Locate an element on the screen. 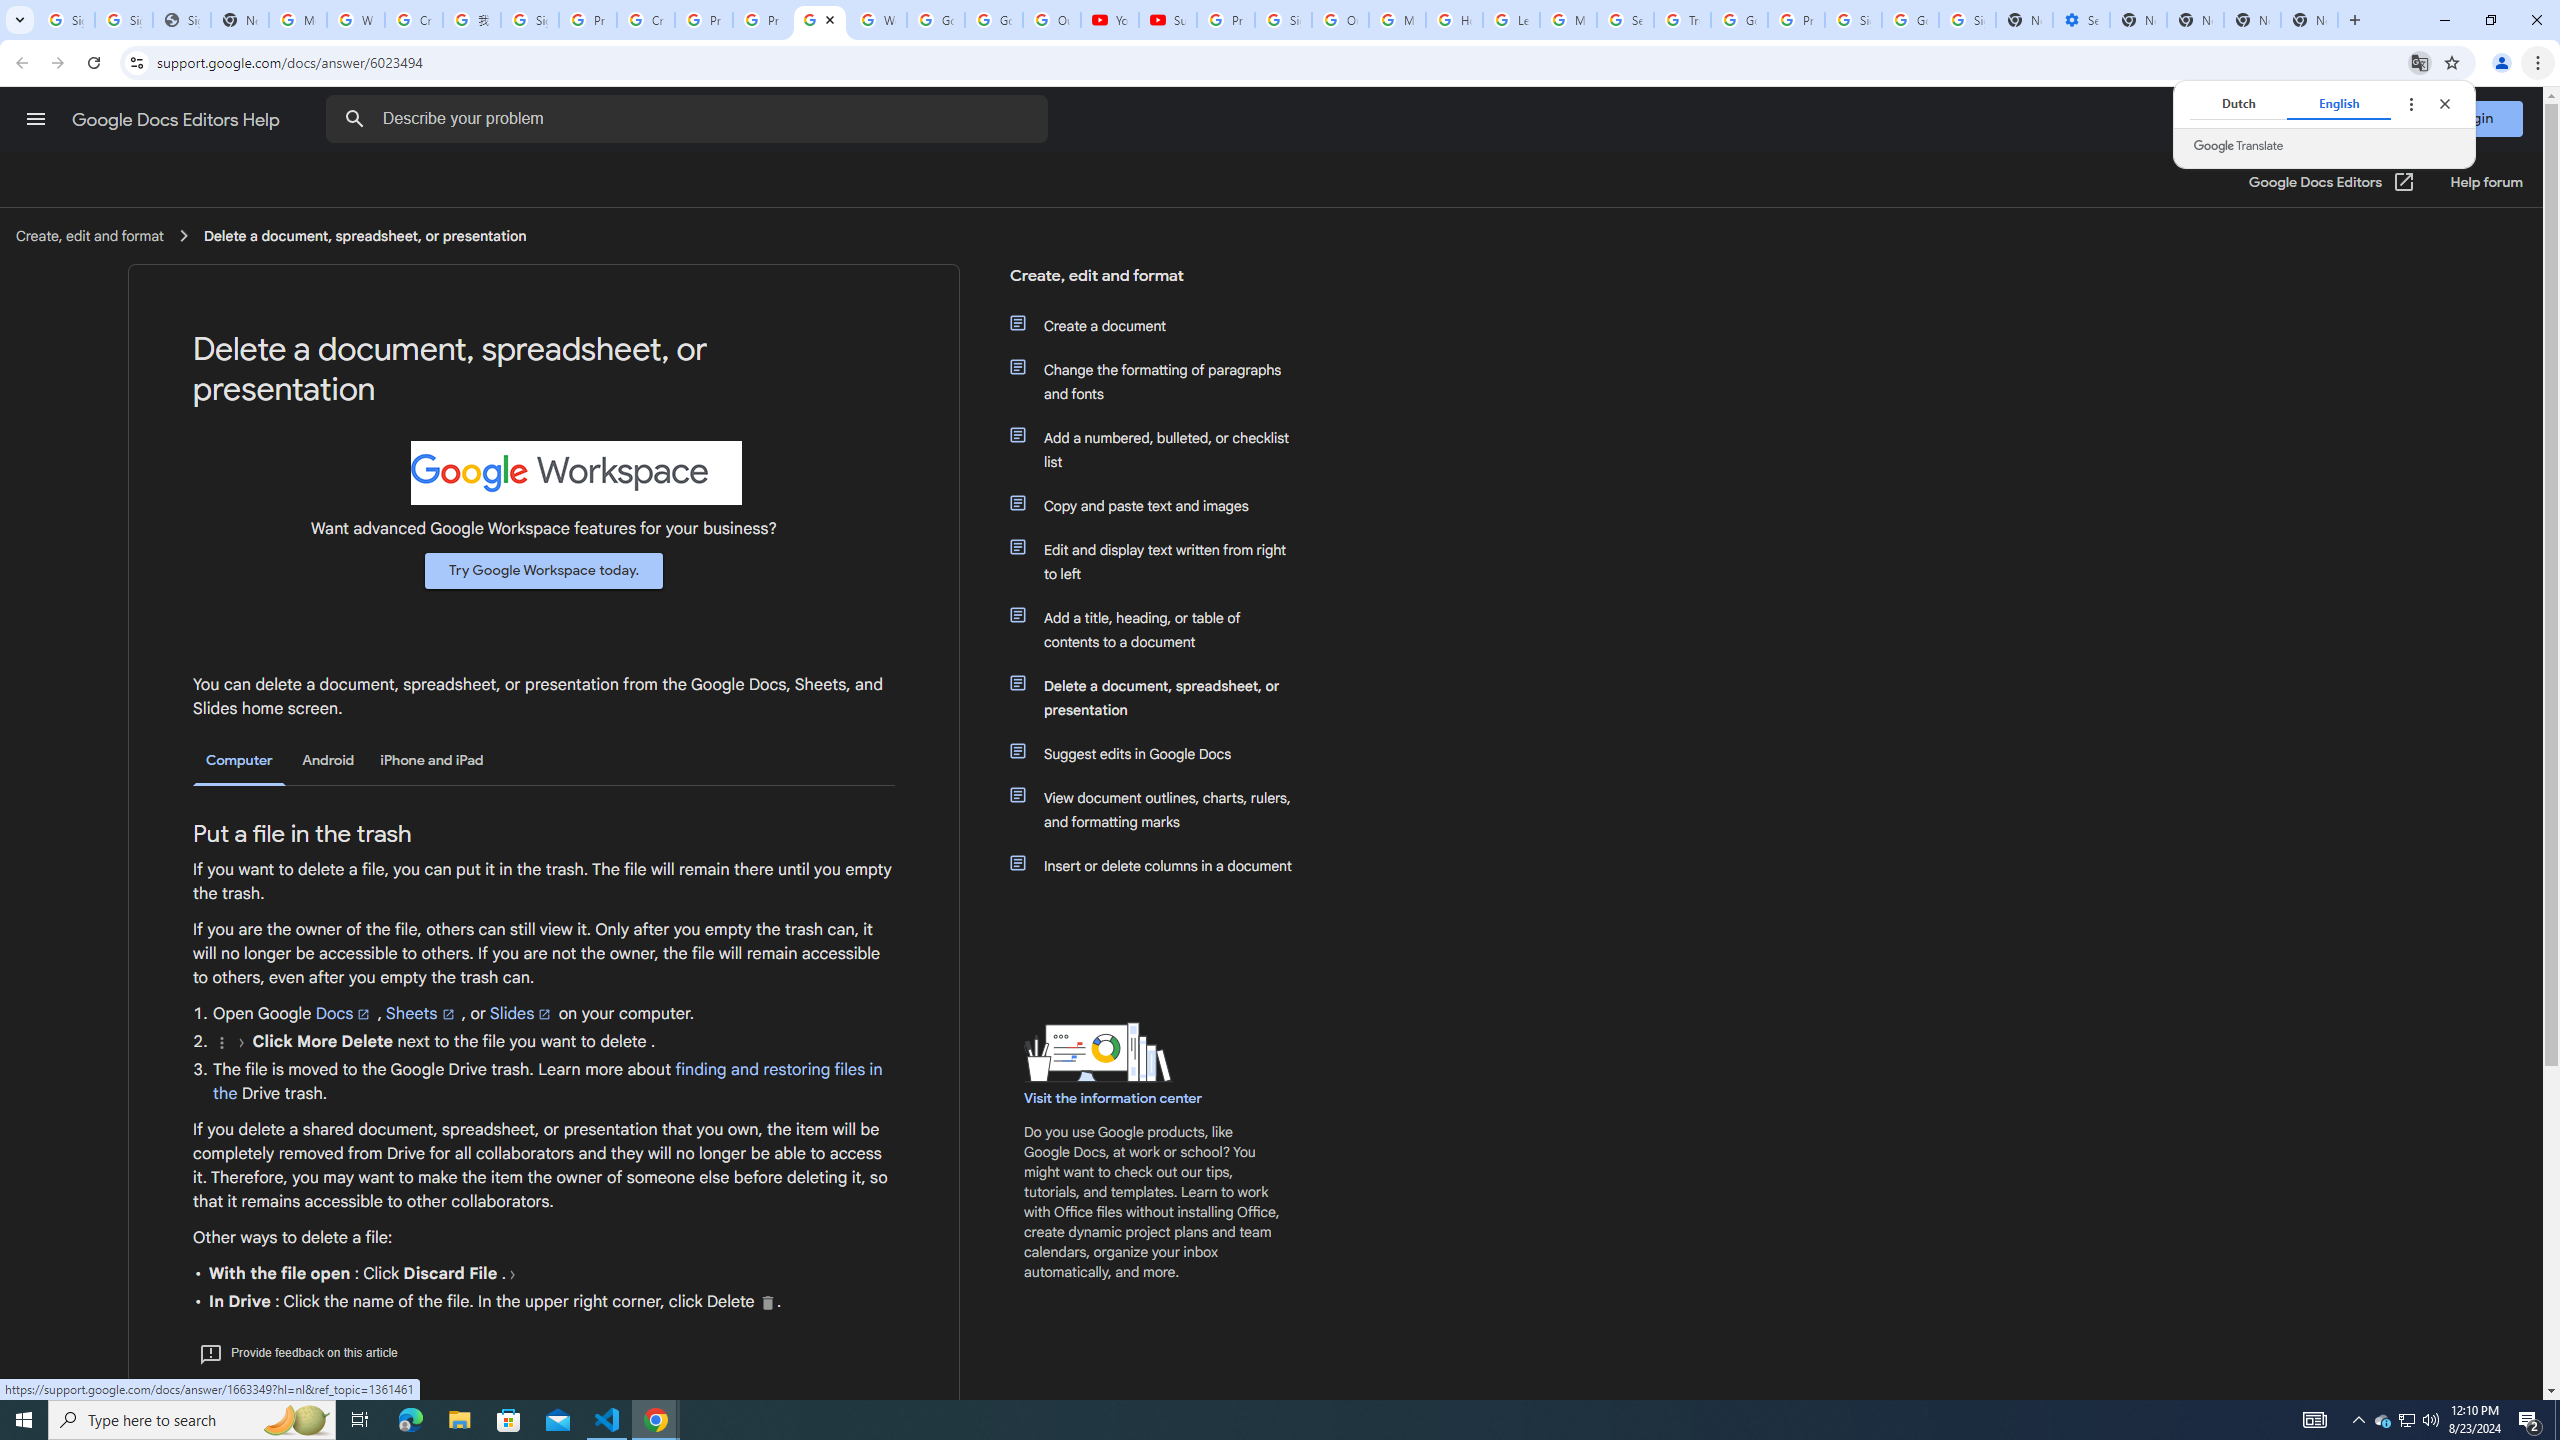  'Search the Help Center' is located at coordinates (354, 118).